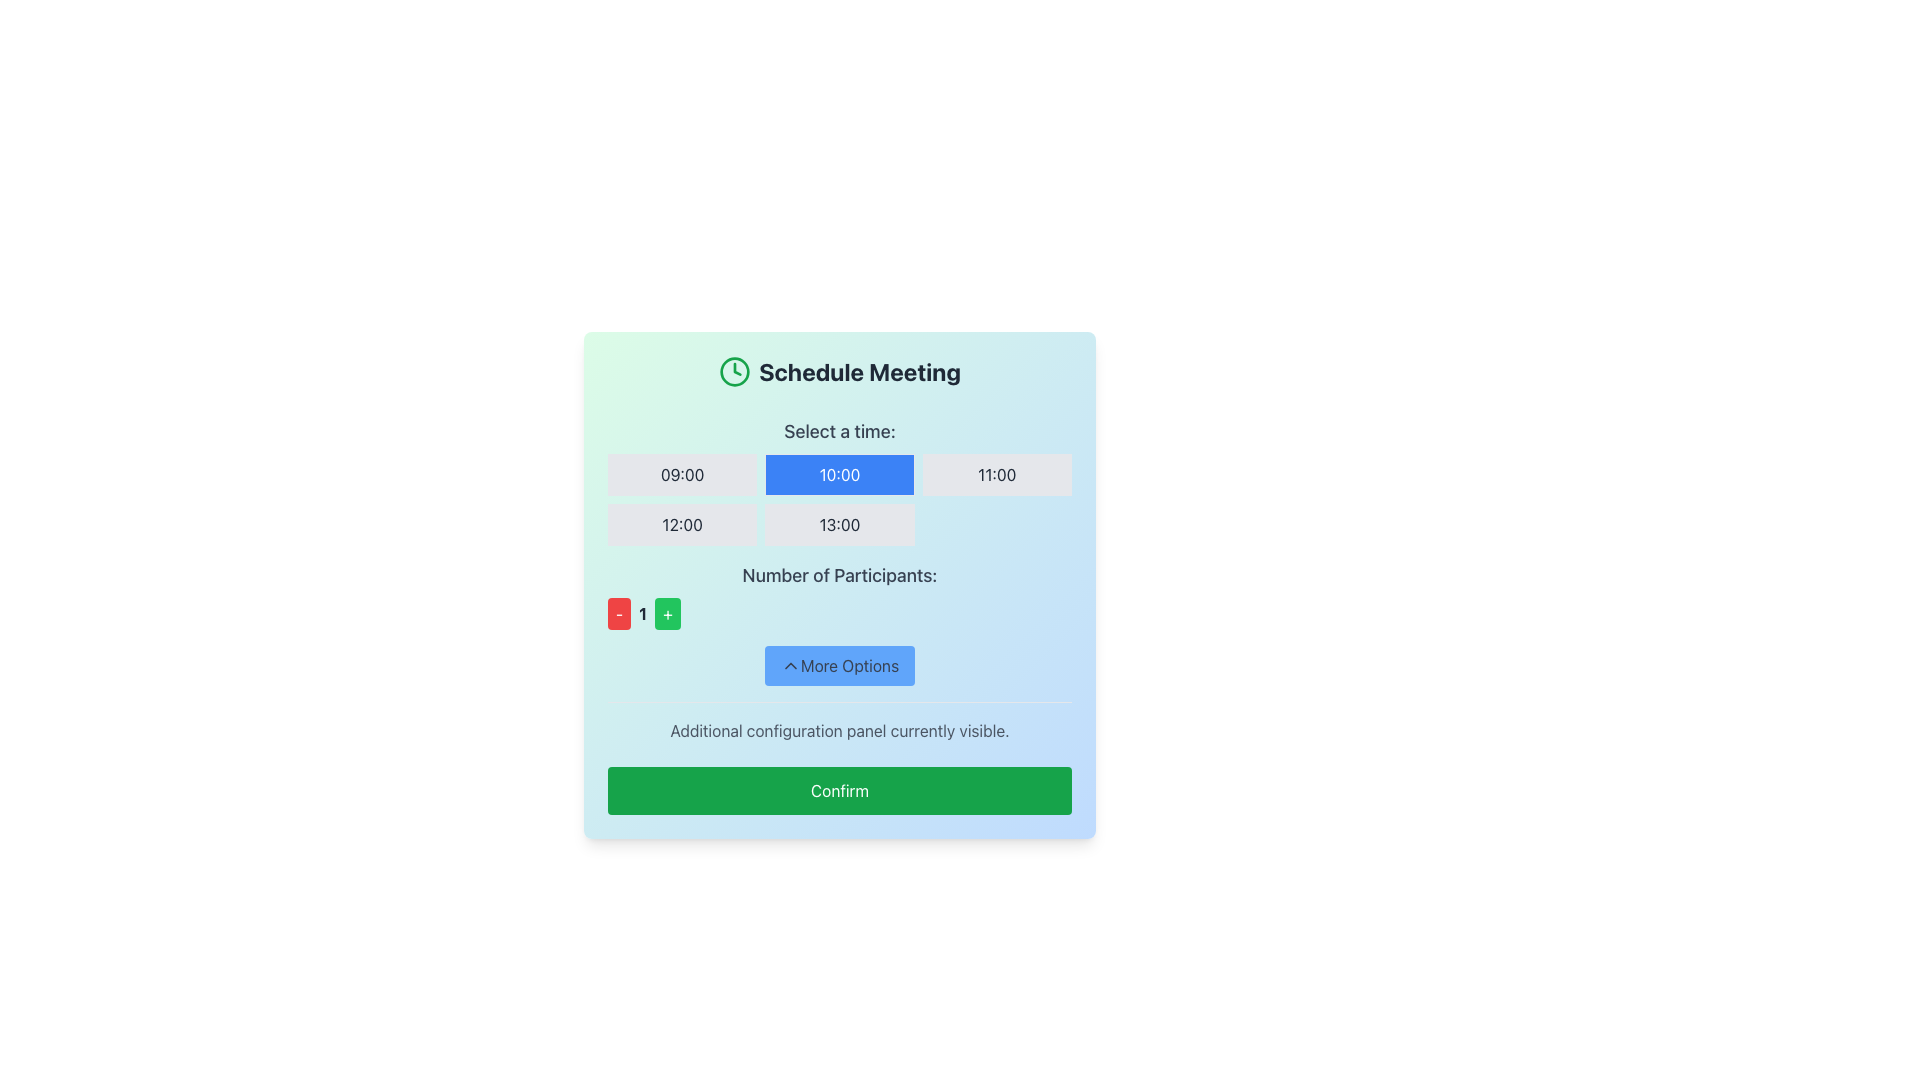  Describe the element at coordinates (840, 474) in the screenshot. I see `the '10:00' button, which is the second button in the upper row under the 'Select a time:' label` at that location.